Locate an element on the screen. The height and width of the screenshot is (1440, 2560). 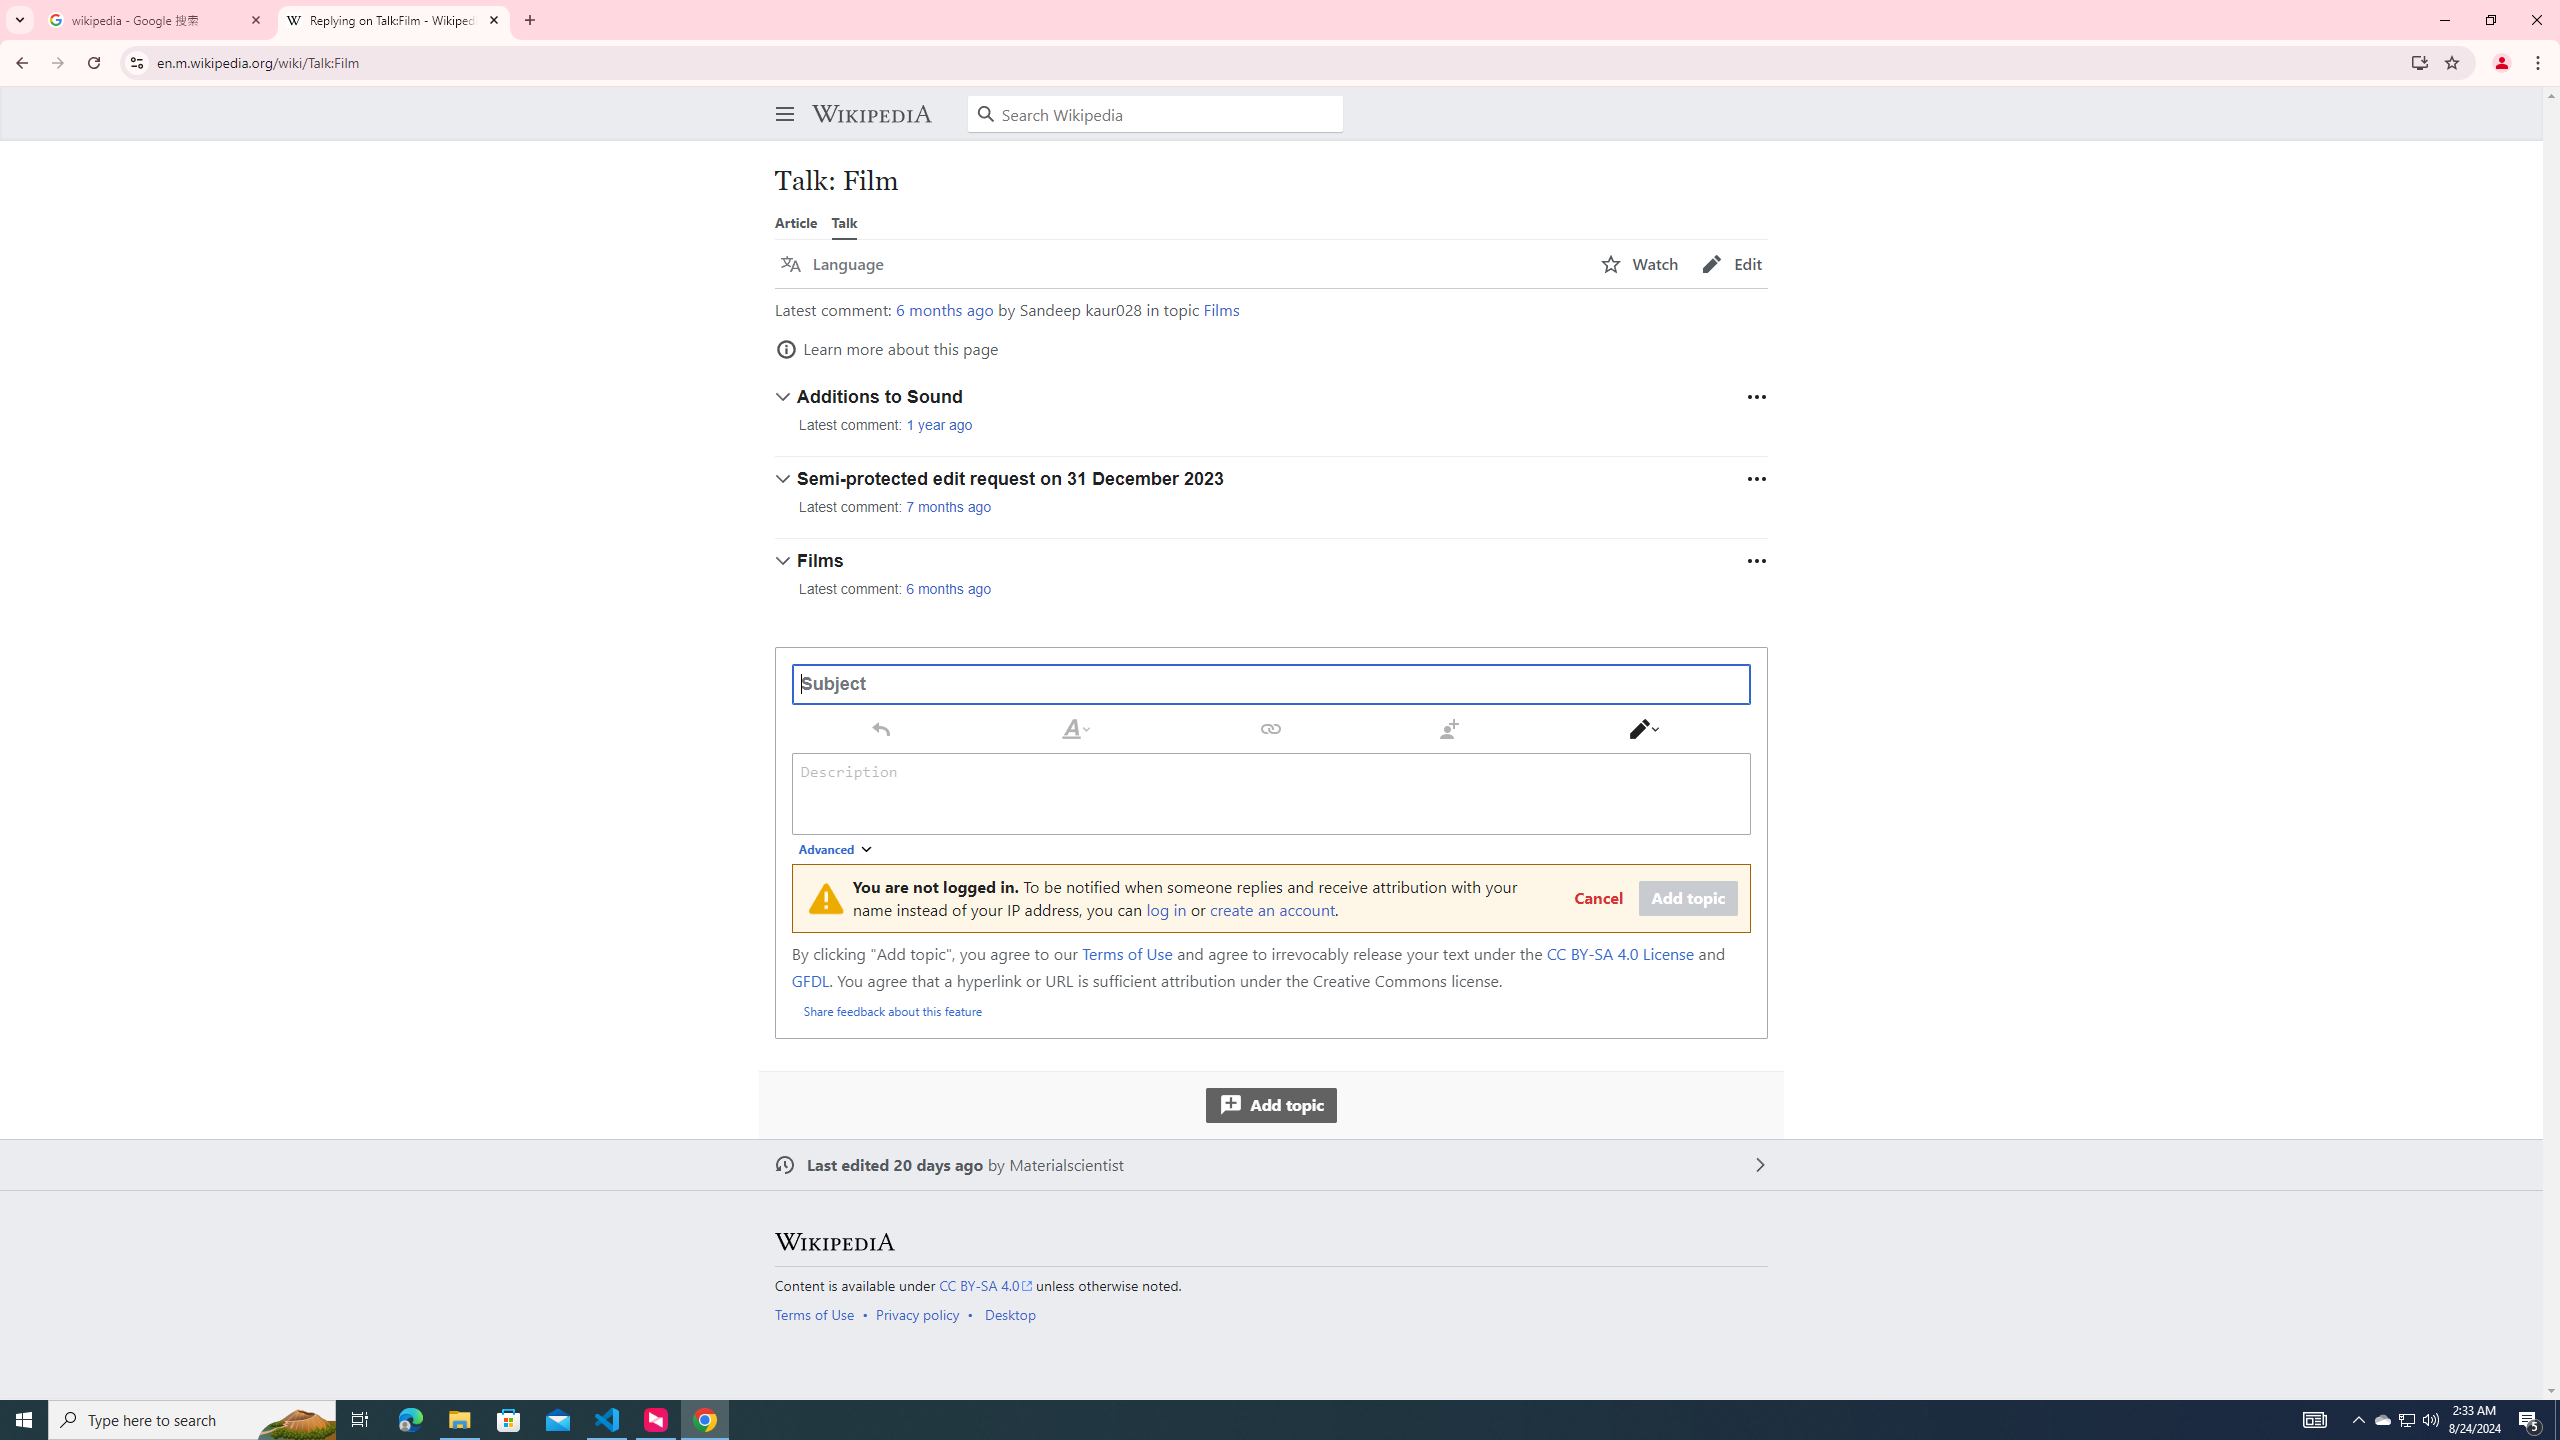
'Privacy policy' is located at coordinates (917, 1313).